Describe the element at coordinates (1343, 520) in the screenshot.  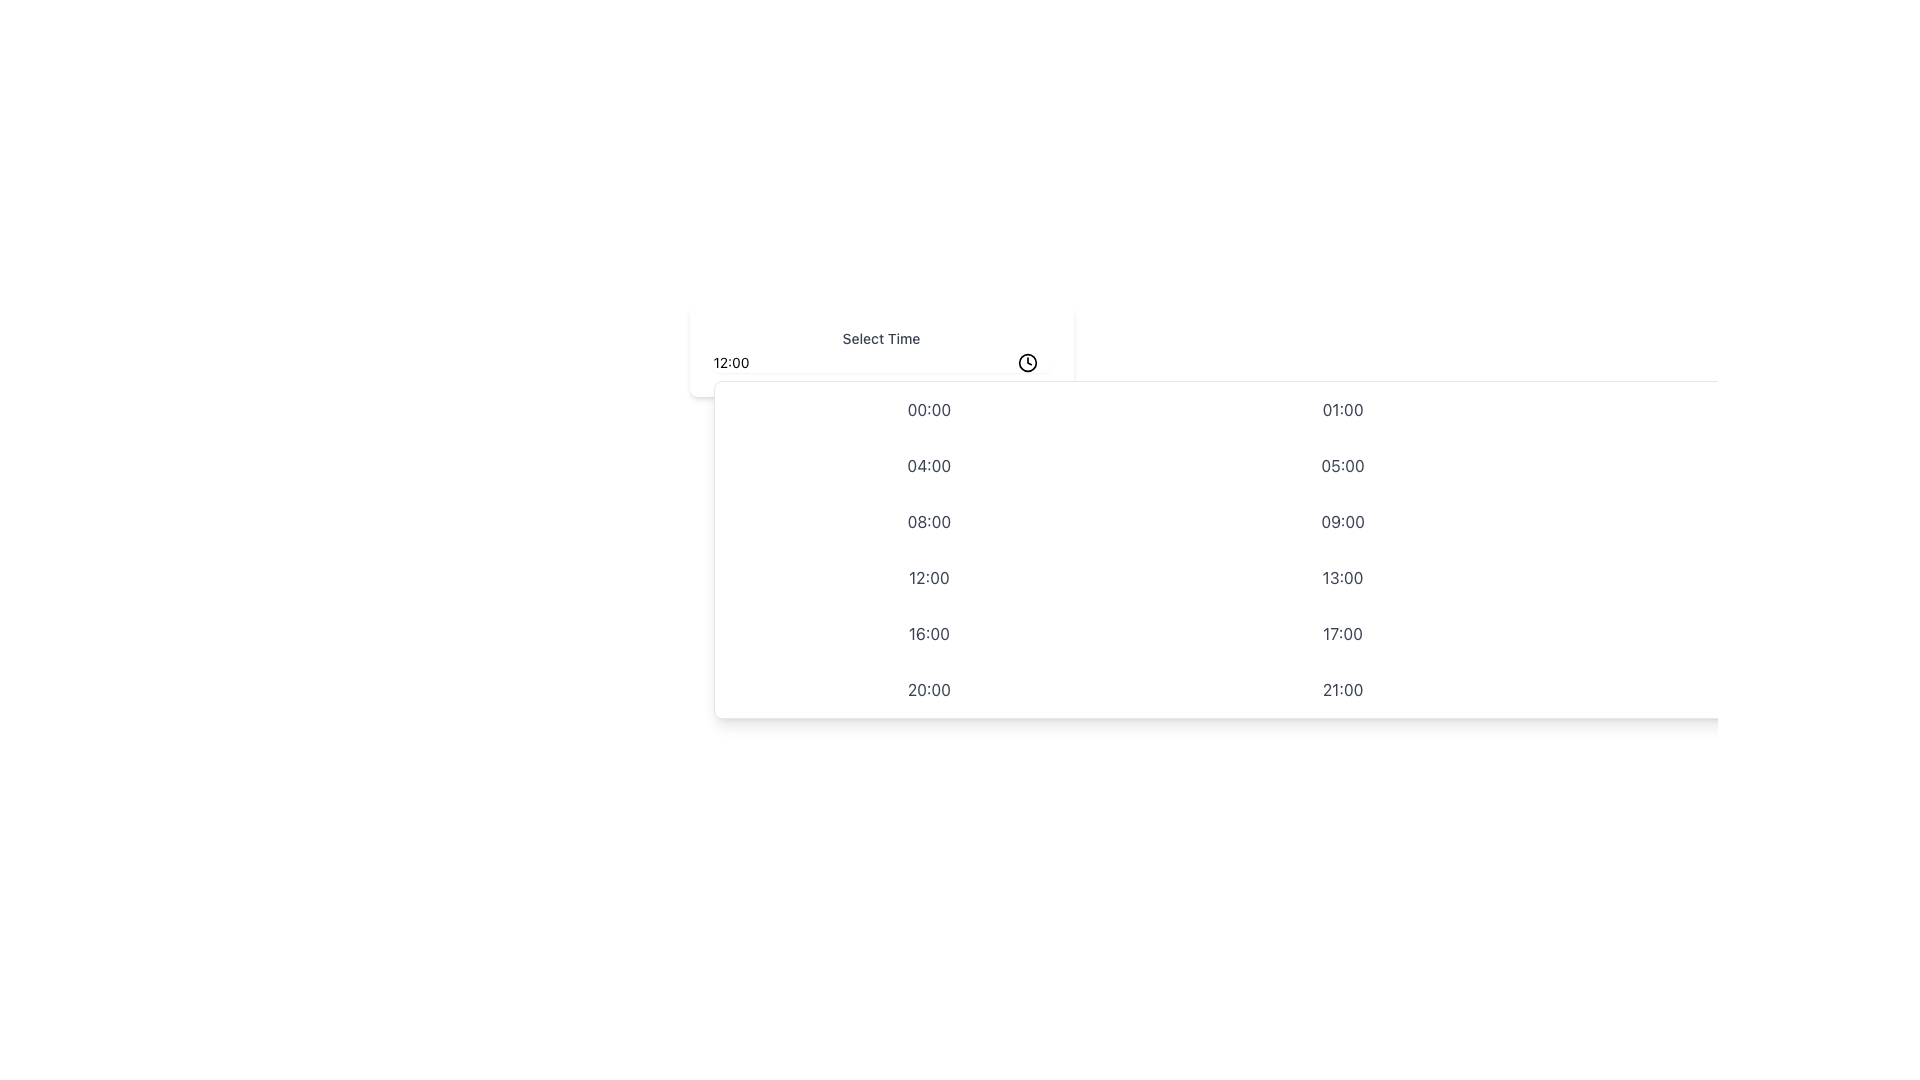
I see `the selectable list item displaying '09:00'` at that location.